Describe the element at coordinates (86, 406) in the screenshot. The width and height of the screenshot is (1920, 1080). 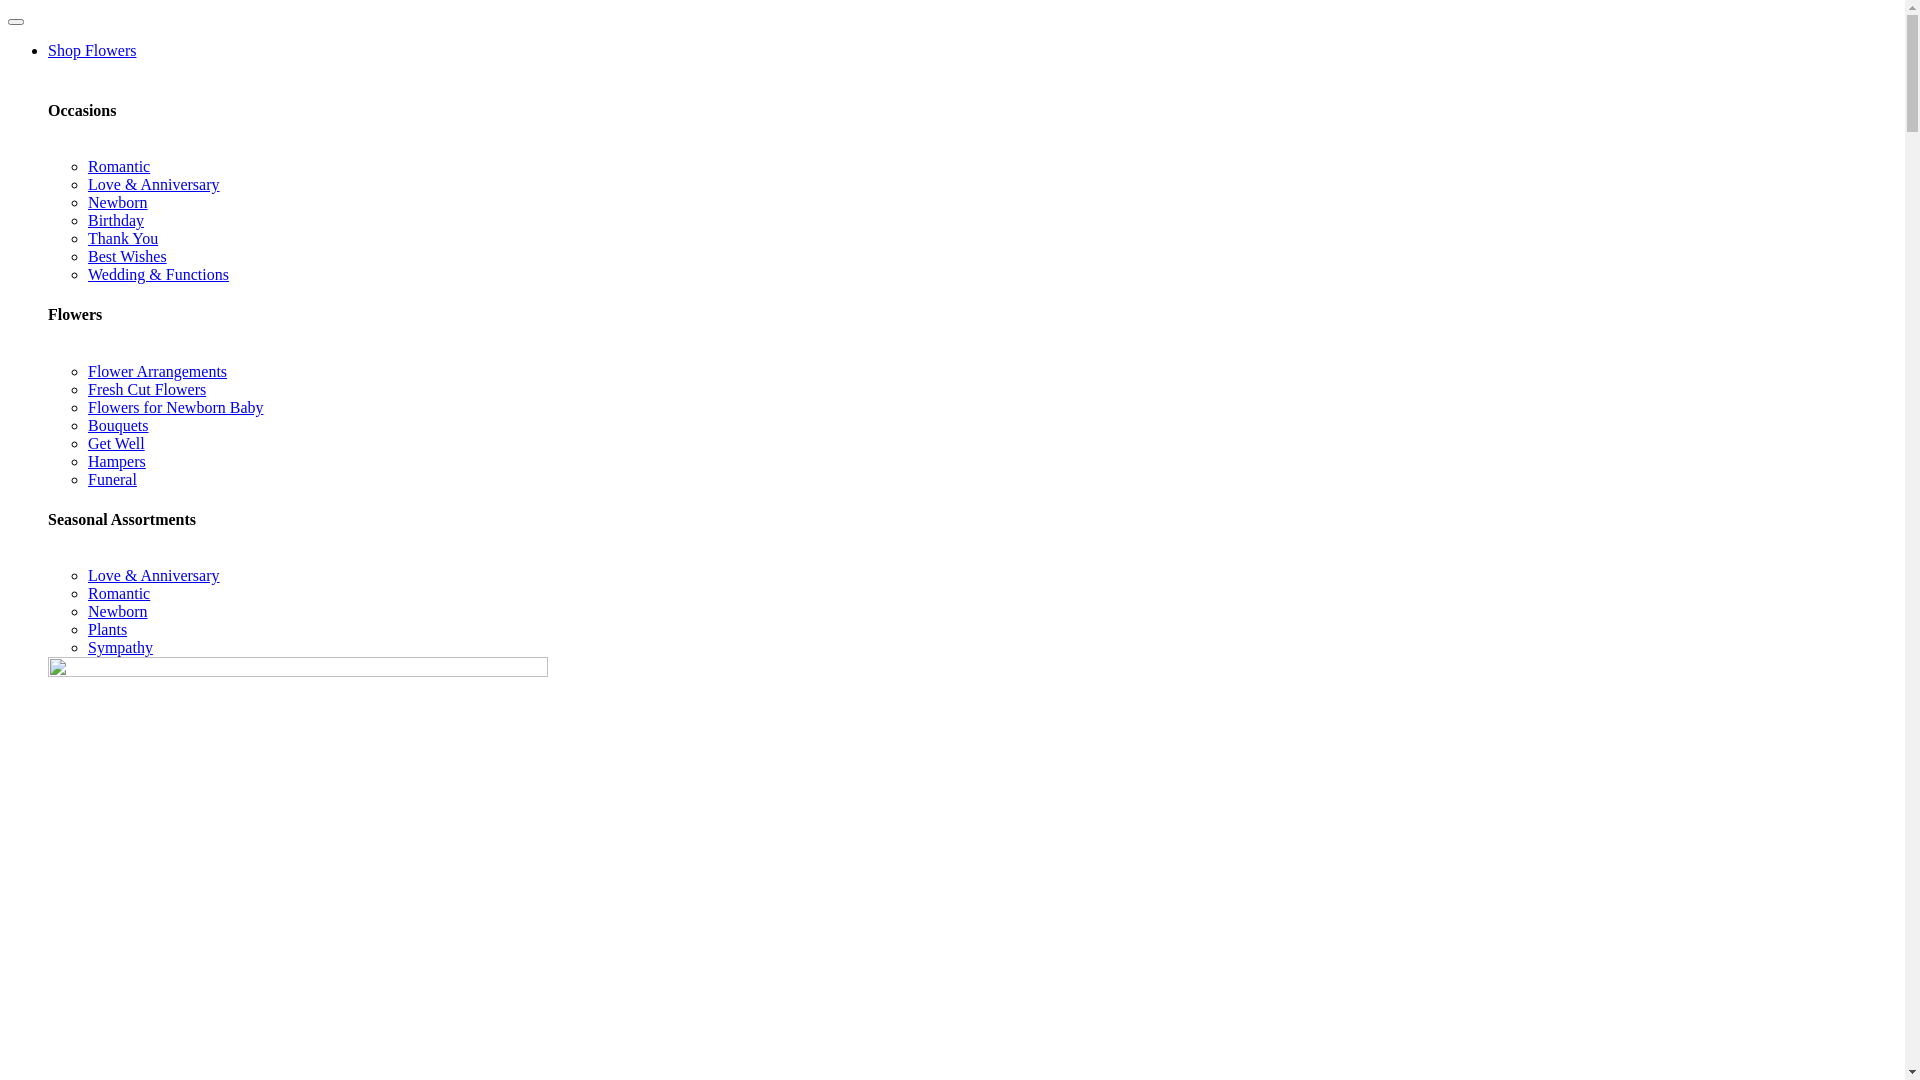
I see `'Flowers for Newborn Baby'` at that location.